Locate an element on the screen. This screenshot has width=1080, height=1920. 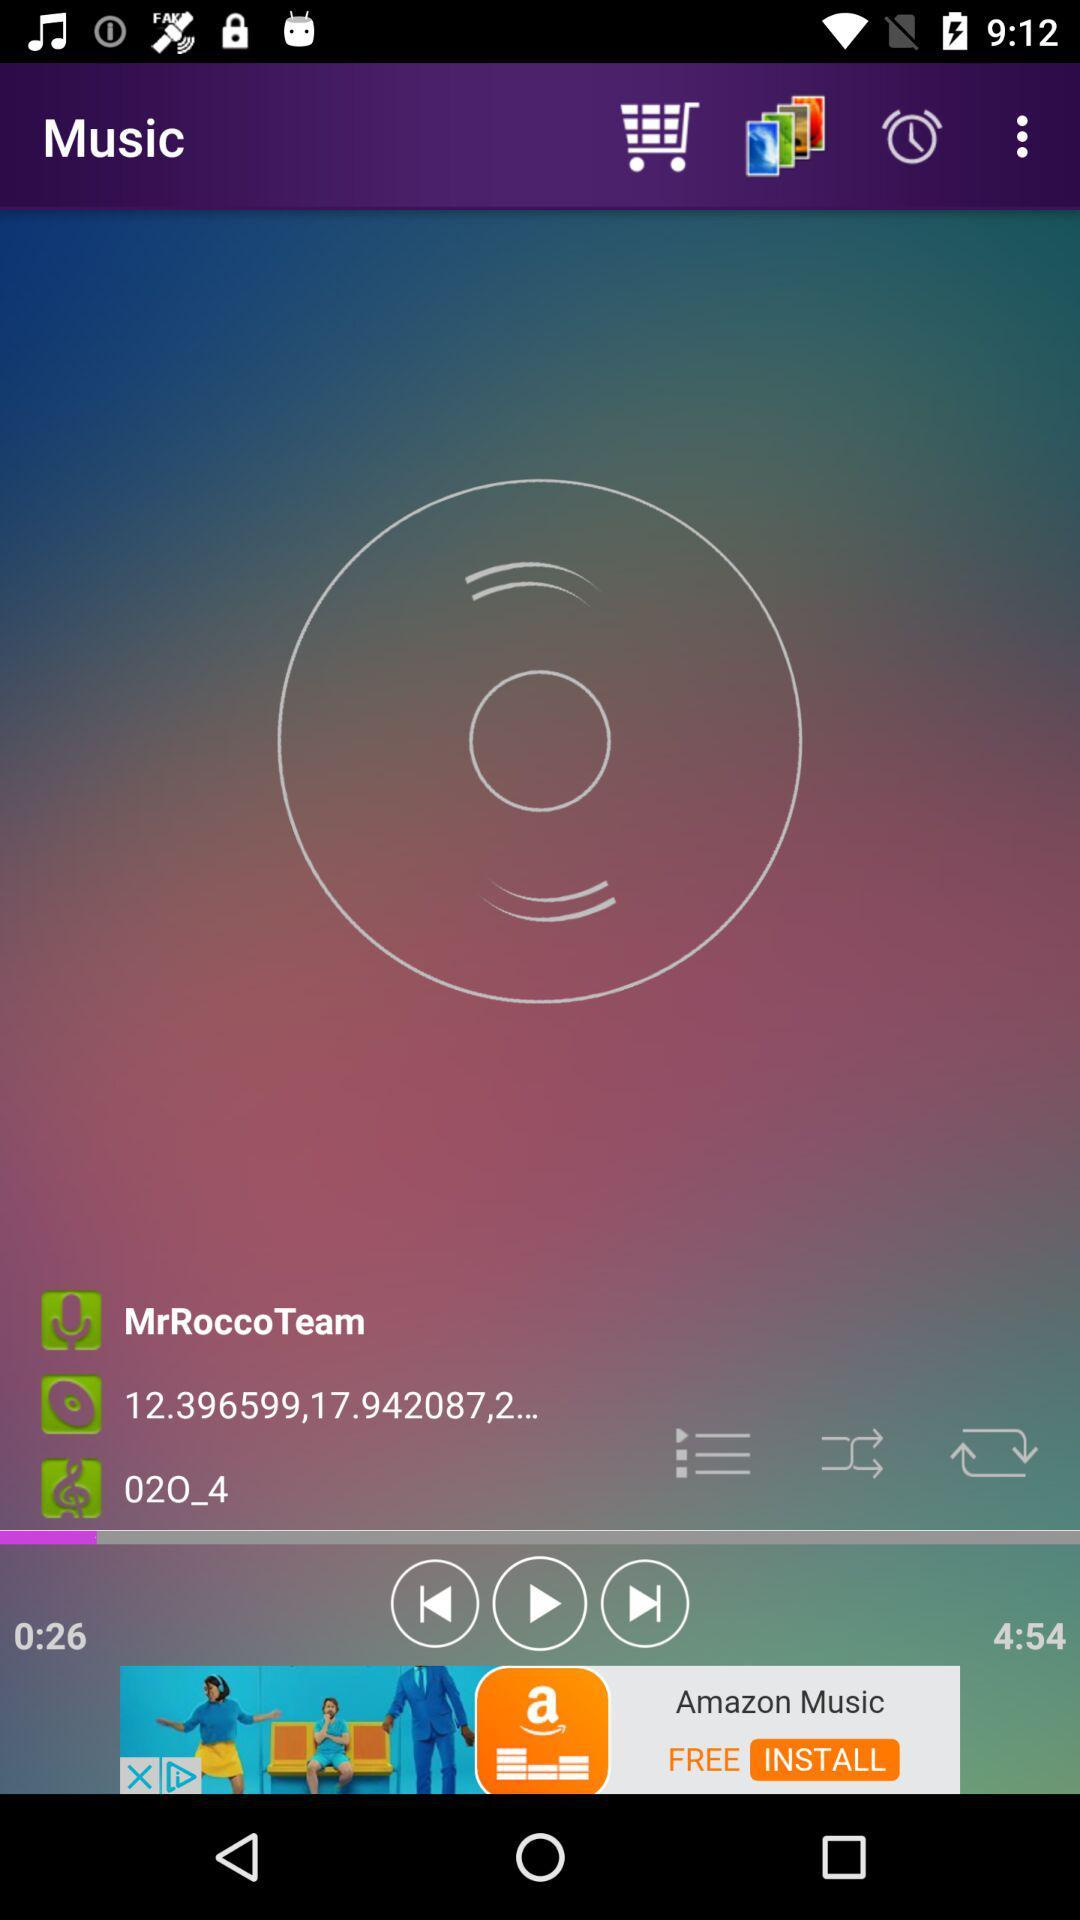
switch autoplay option is located at coordinates (540, 1603).